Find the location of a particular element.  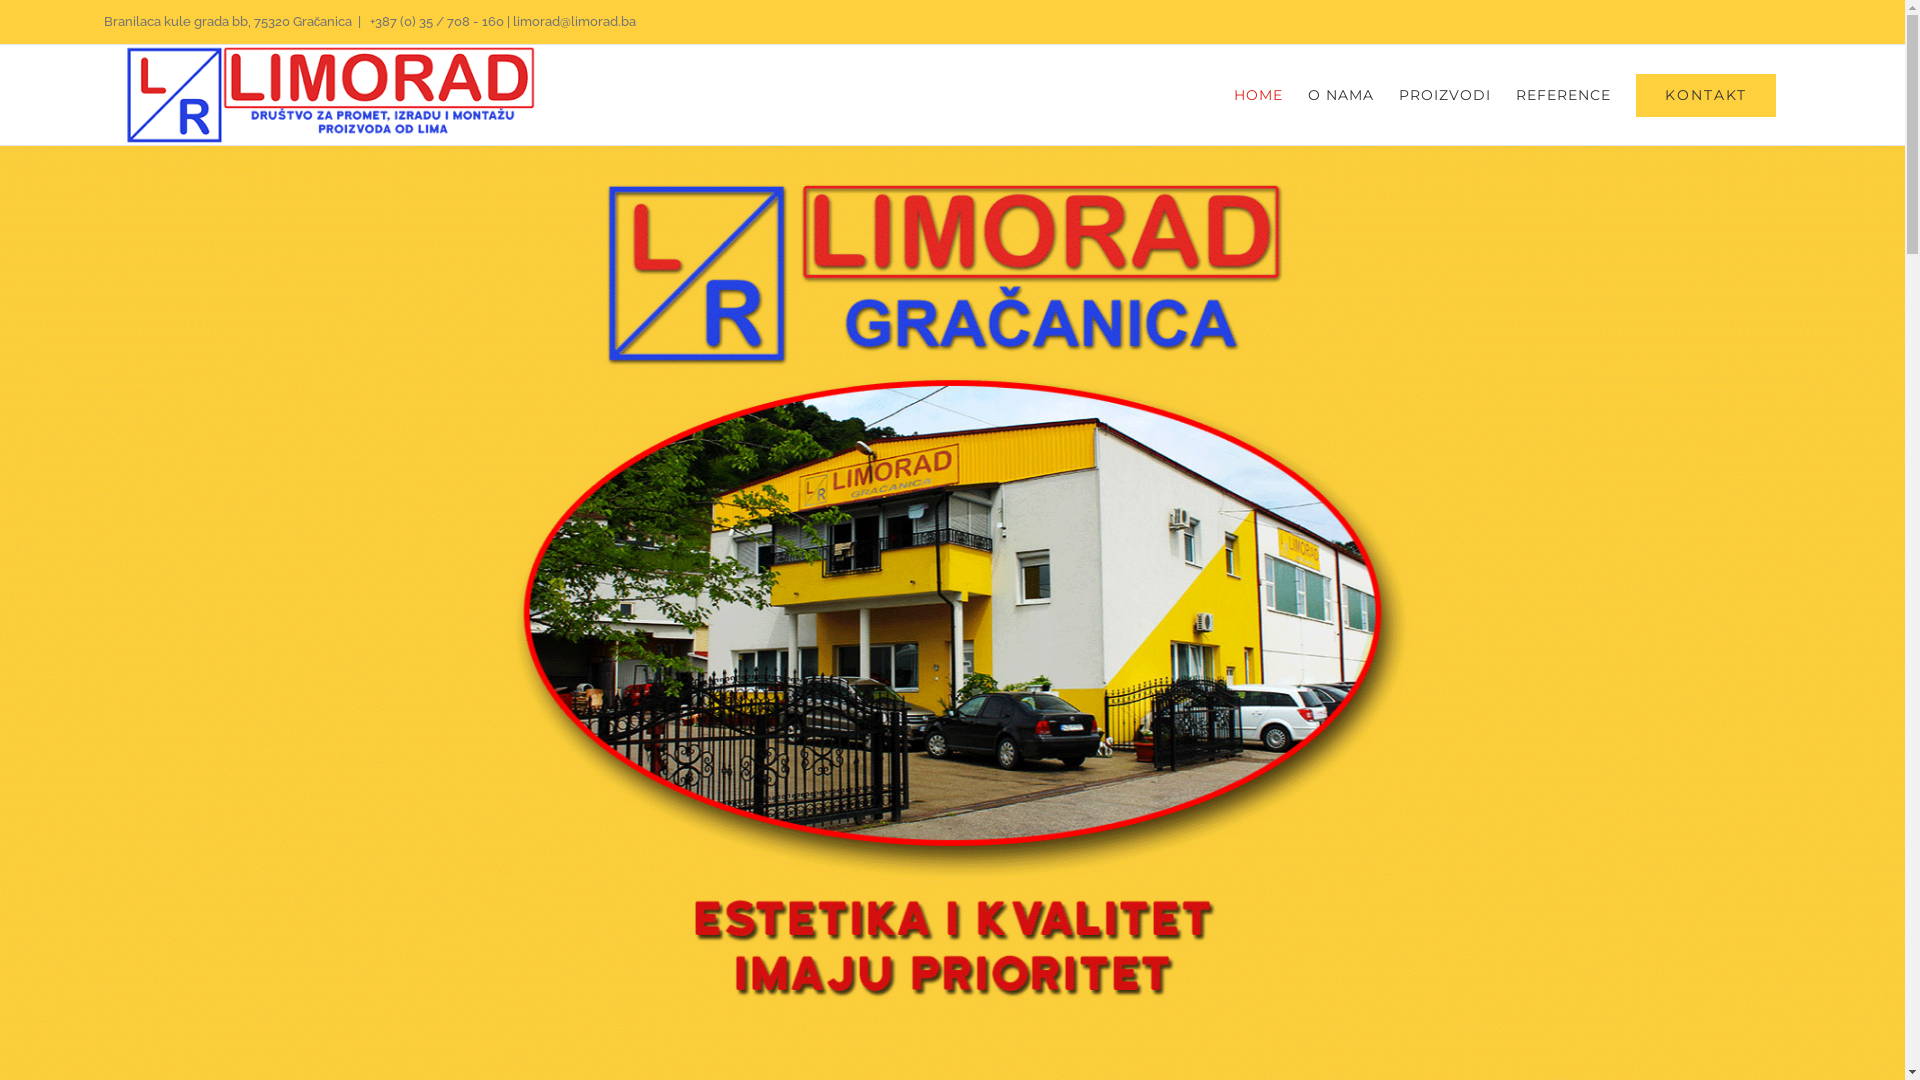

'O NAMA' is located at coordinates (1340, 95).